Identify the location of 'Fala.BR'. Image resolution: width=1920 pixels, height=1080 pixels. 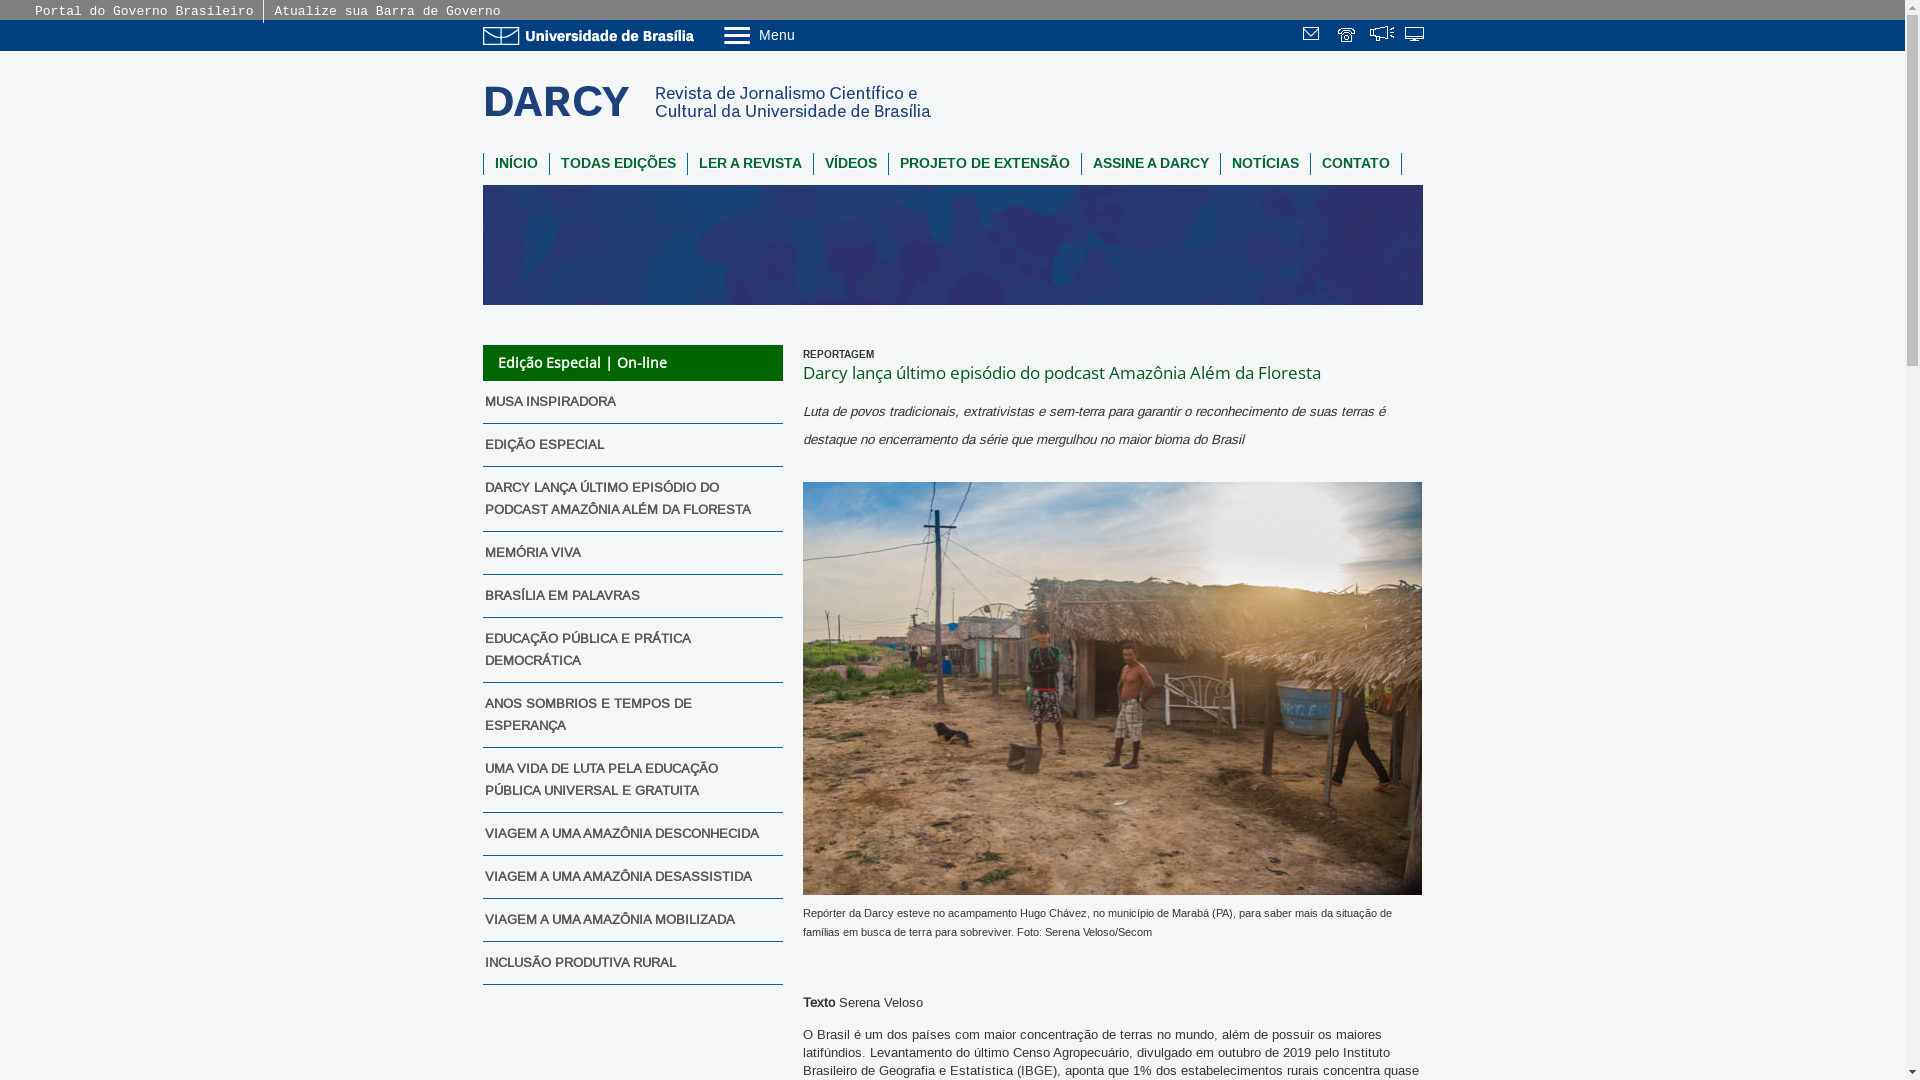
(1368, 36).